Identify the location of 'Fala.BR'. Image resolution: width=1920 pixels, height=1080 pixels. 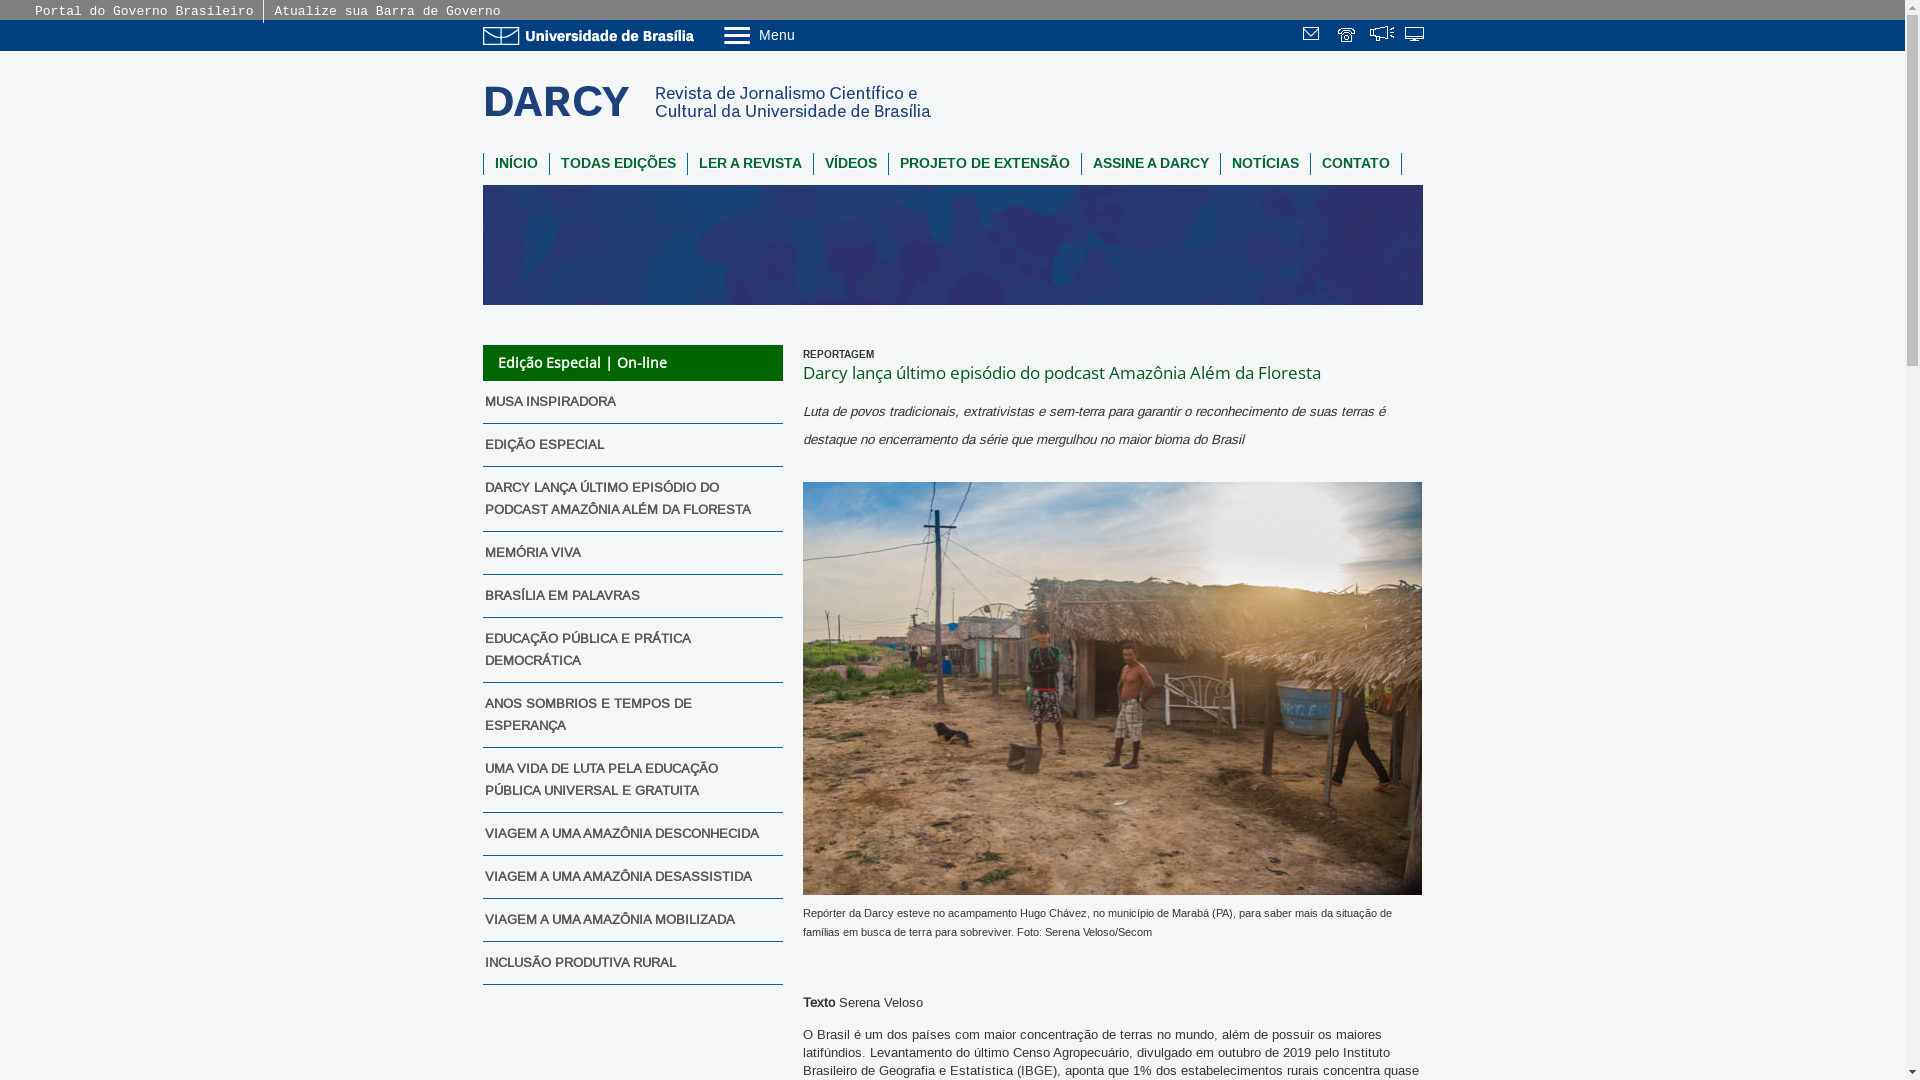
(1368, 36).